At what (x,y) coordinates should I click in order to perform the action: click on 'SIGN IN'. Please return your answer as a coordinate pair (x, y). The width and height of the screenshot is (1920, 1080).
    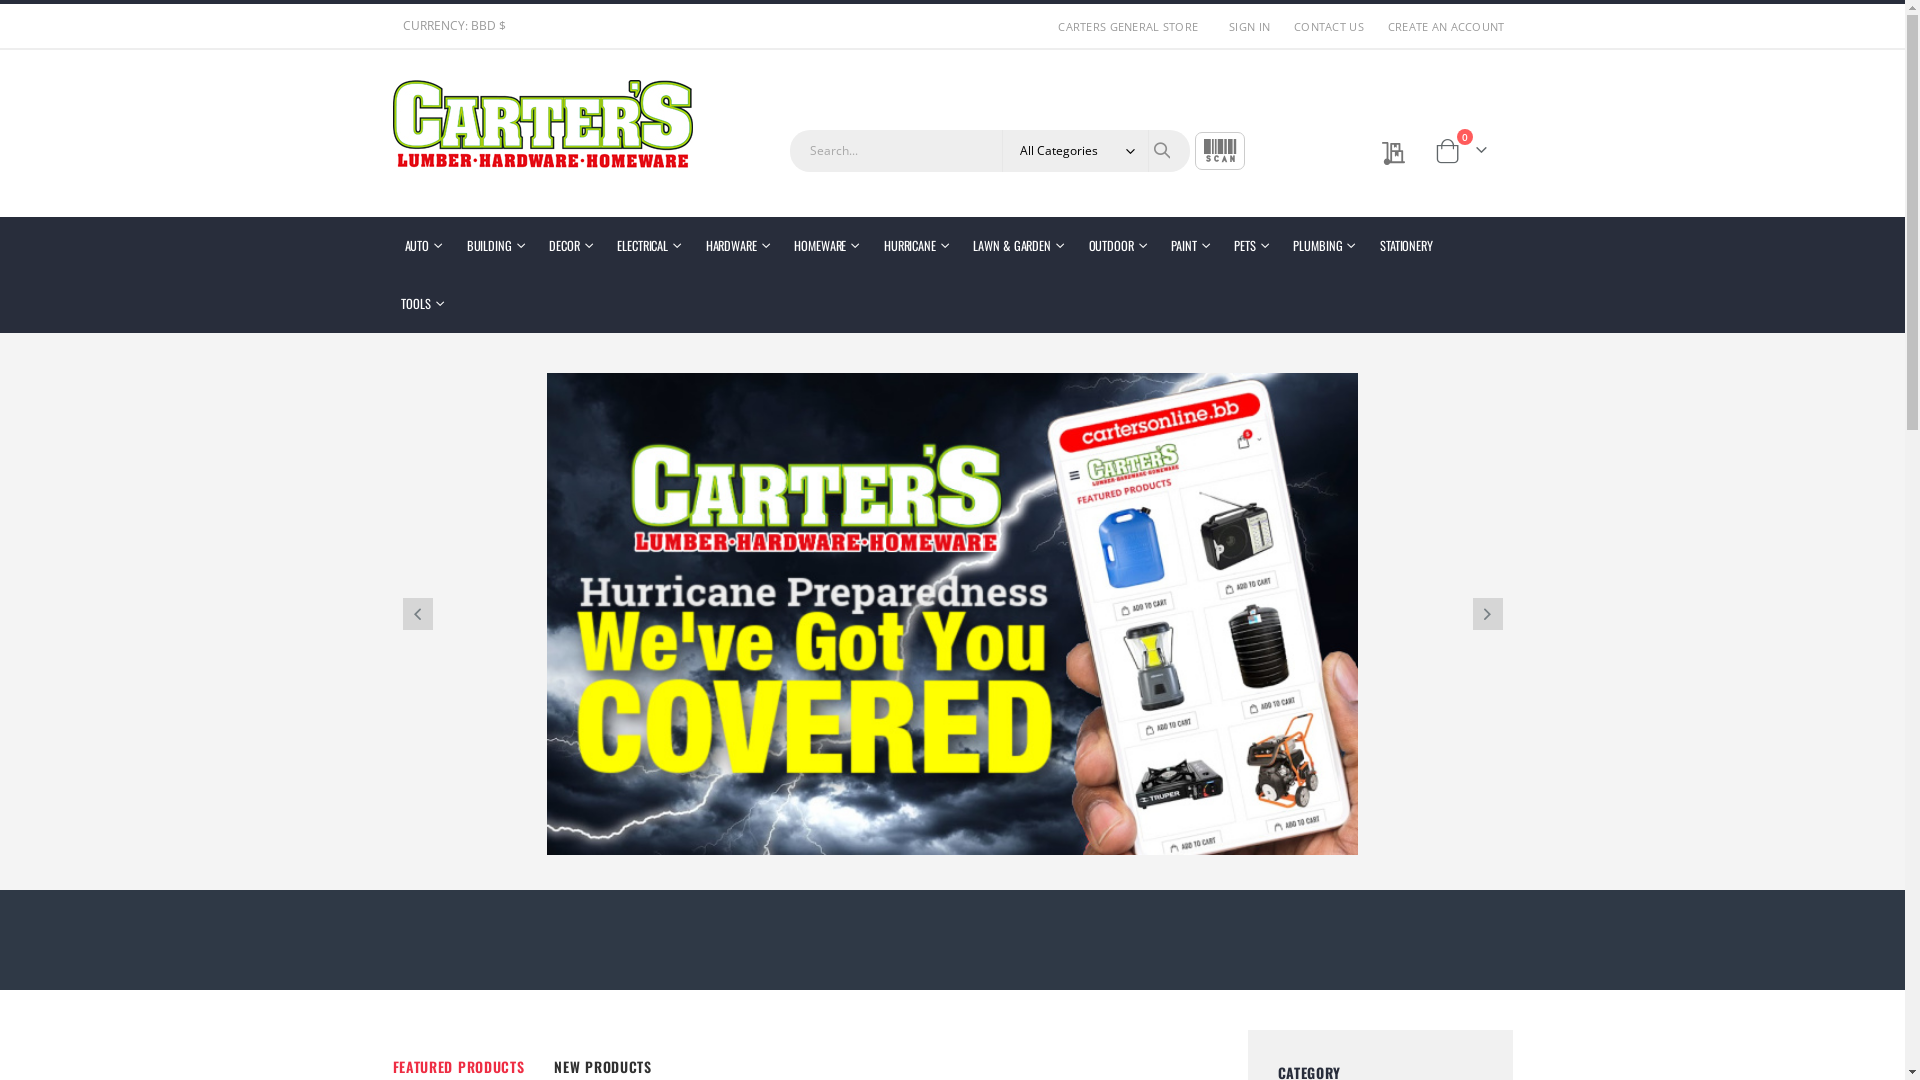
    Looking at the image, I should click on (1244, 27).